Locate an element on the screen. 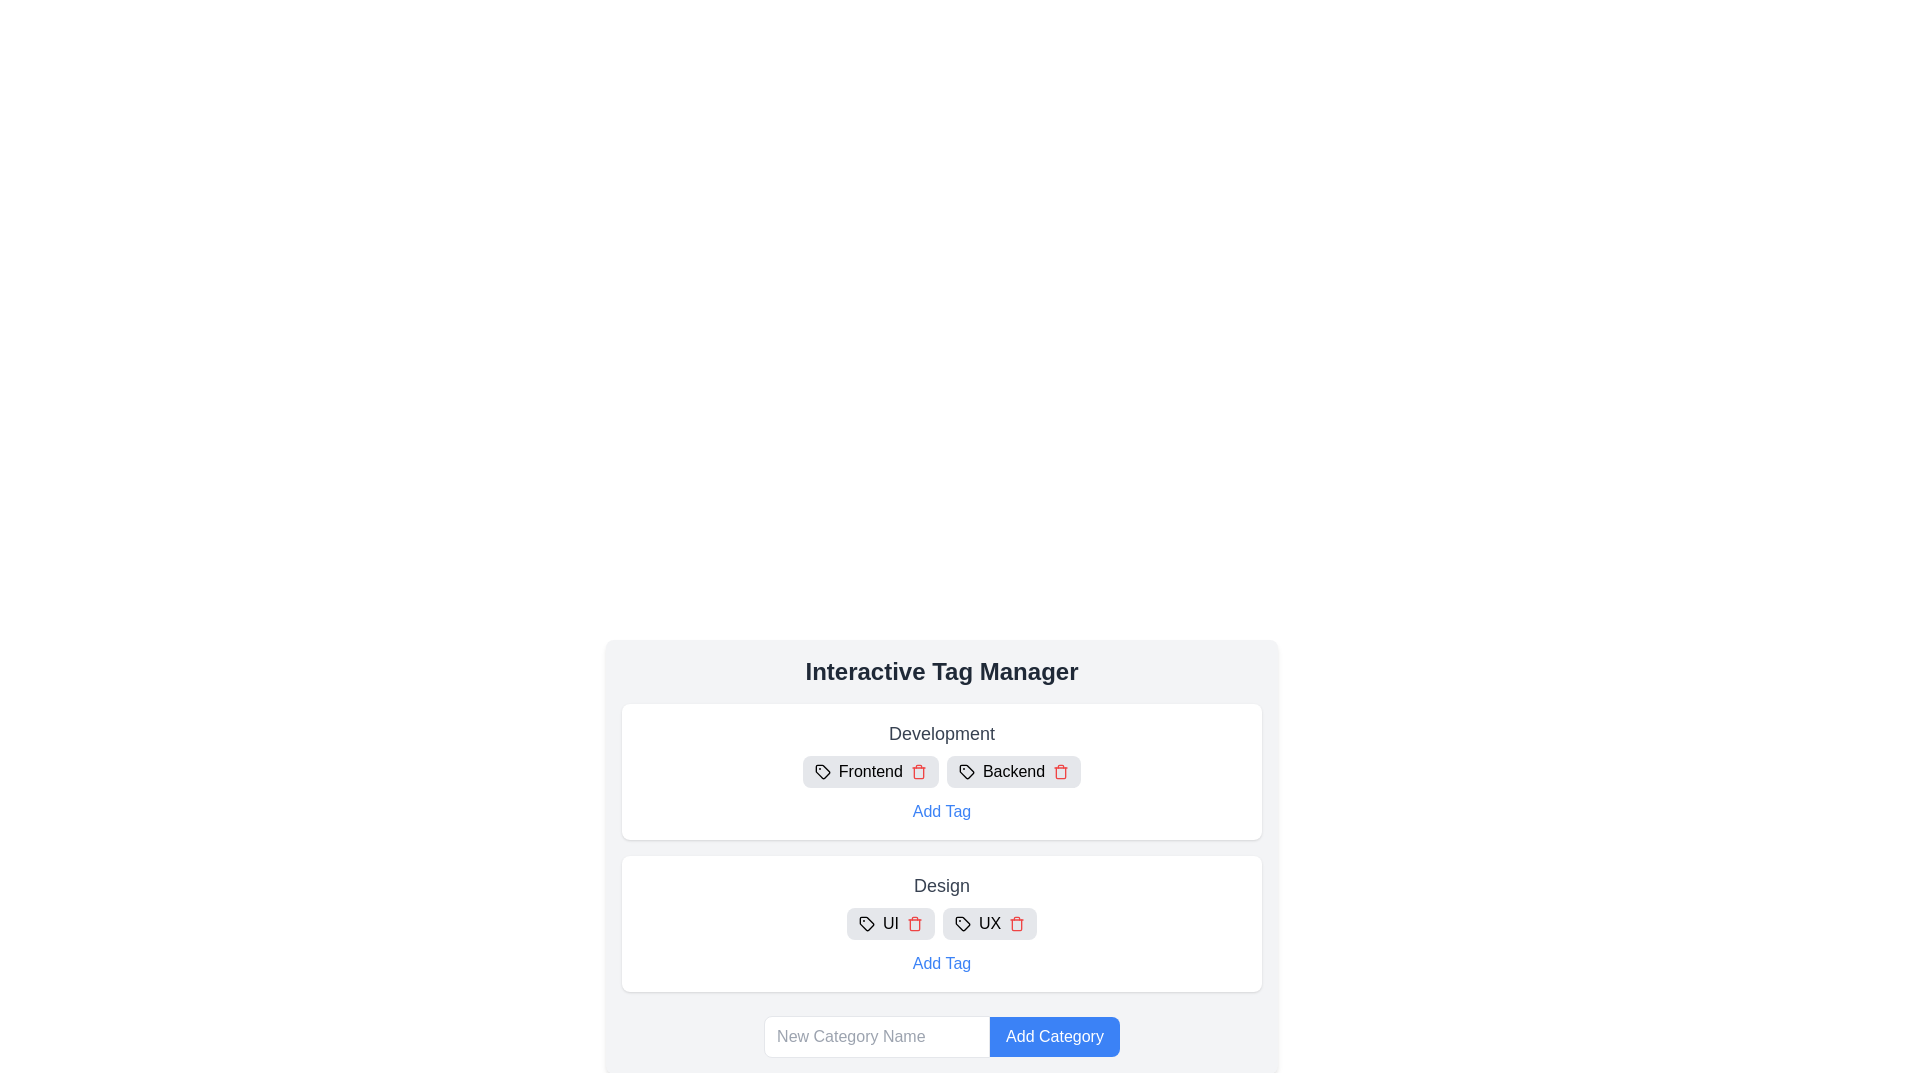  the first tag icon in the 'Design' category row, located to the left of the 'UI' text is located at coordinates (866, 924).